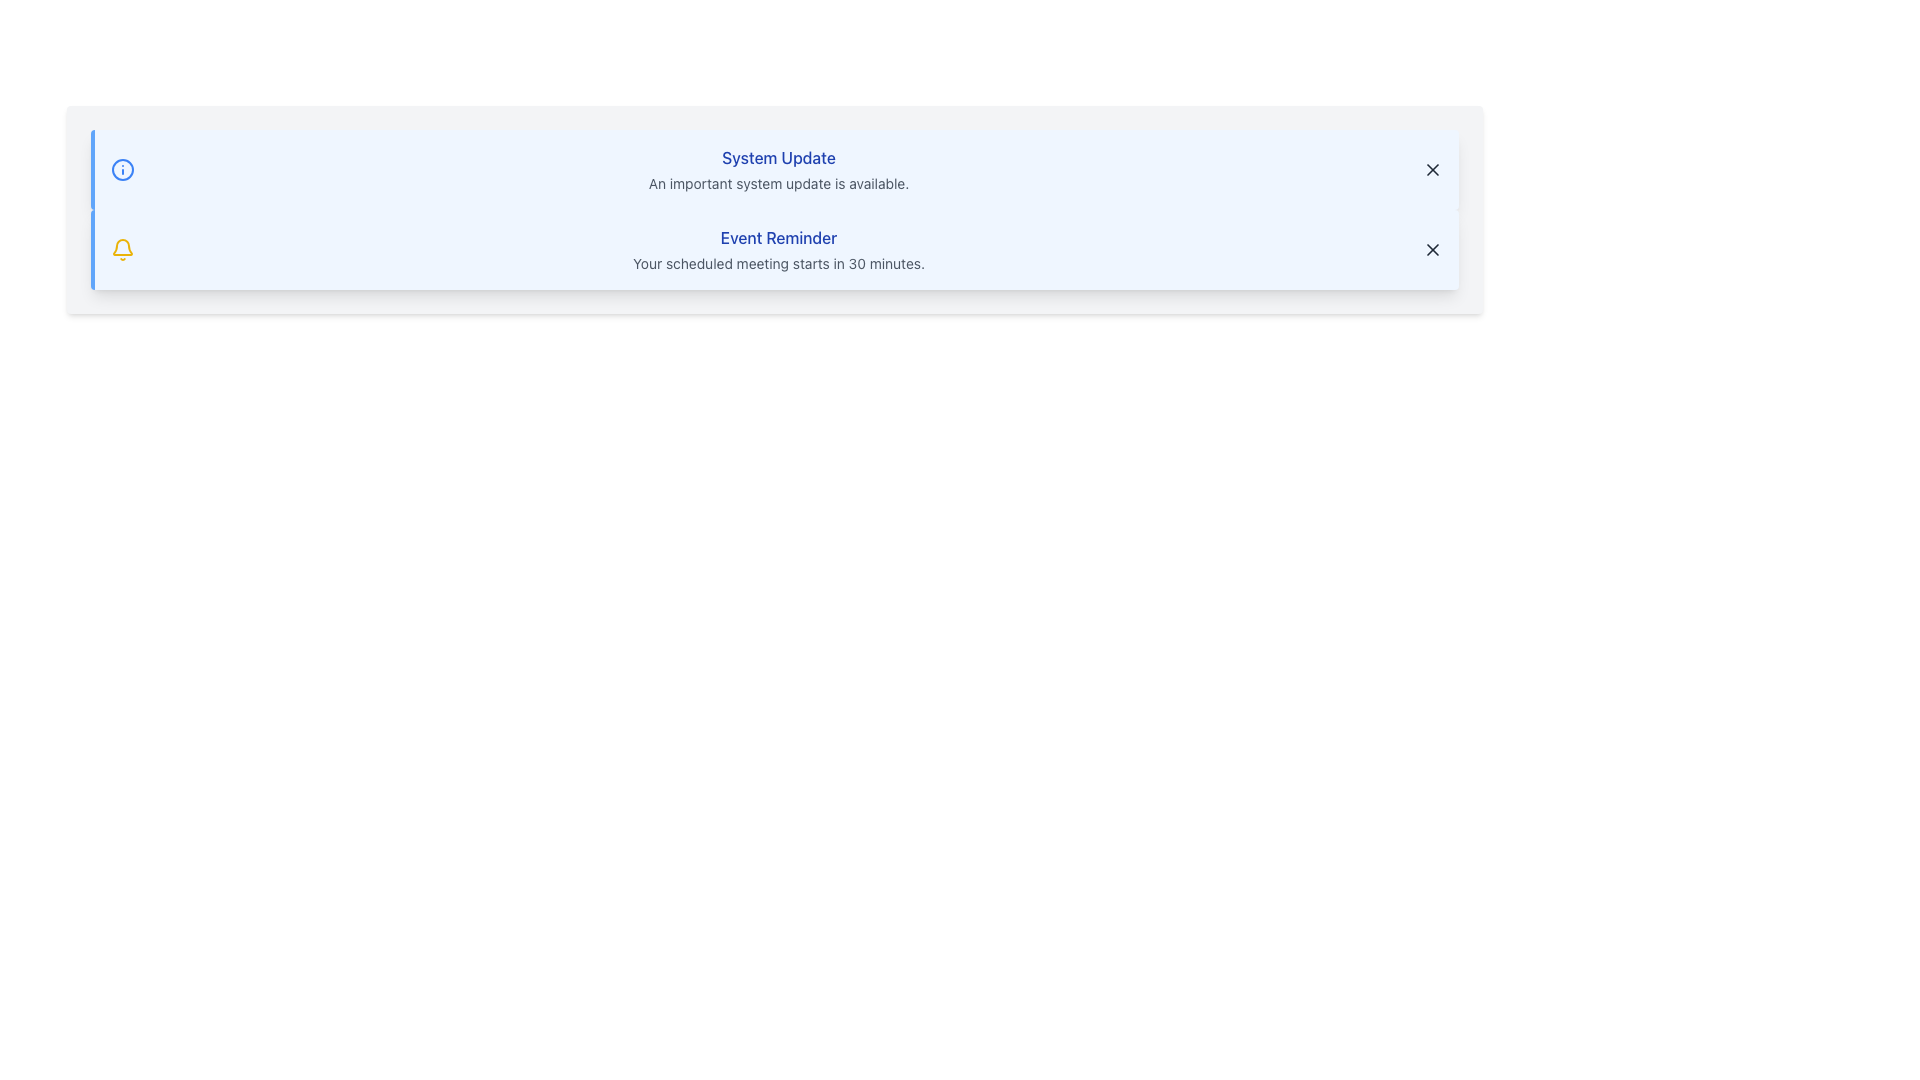 This screenshot has height=1080, width=1920. What do you see at coordinates (1432, 249) in the screenshot?
I see `the close button icon located in the top-right corner of the notification bar, which visually represents a close or cancel action` at bounding box center [1432, 249].